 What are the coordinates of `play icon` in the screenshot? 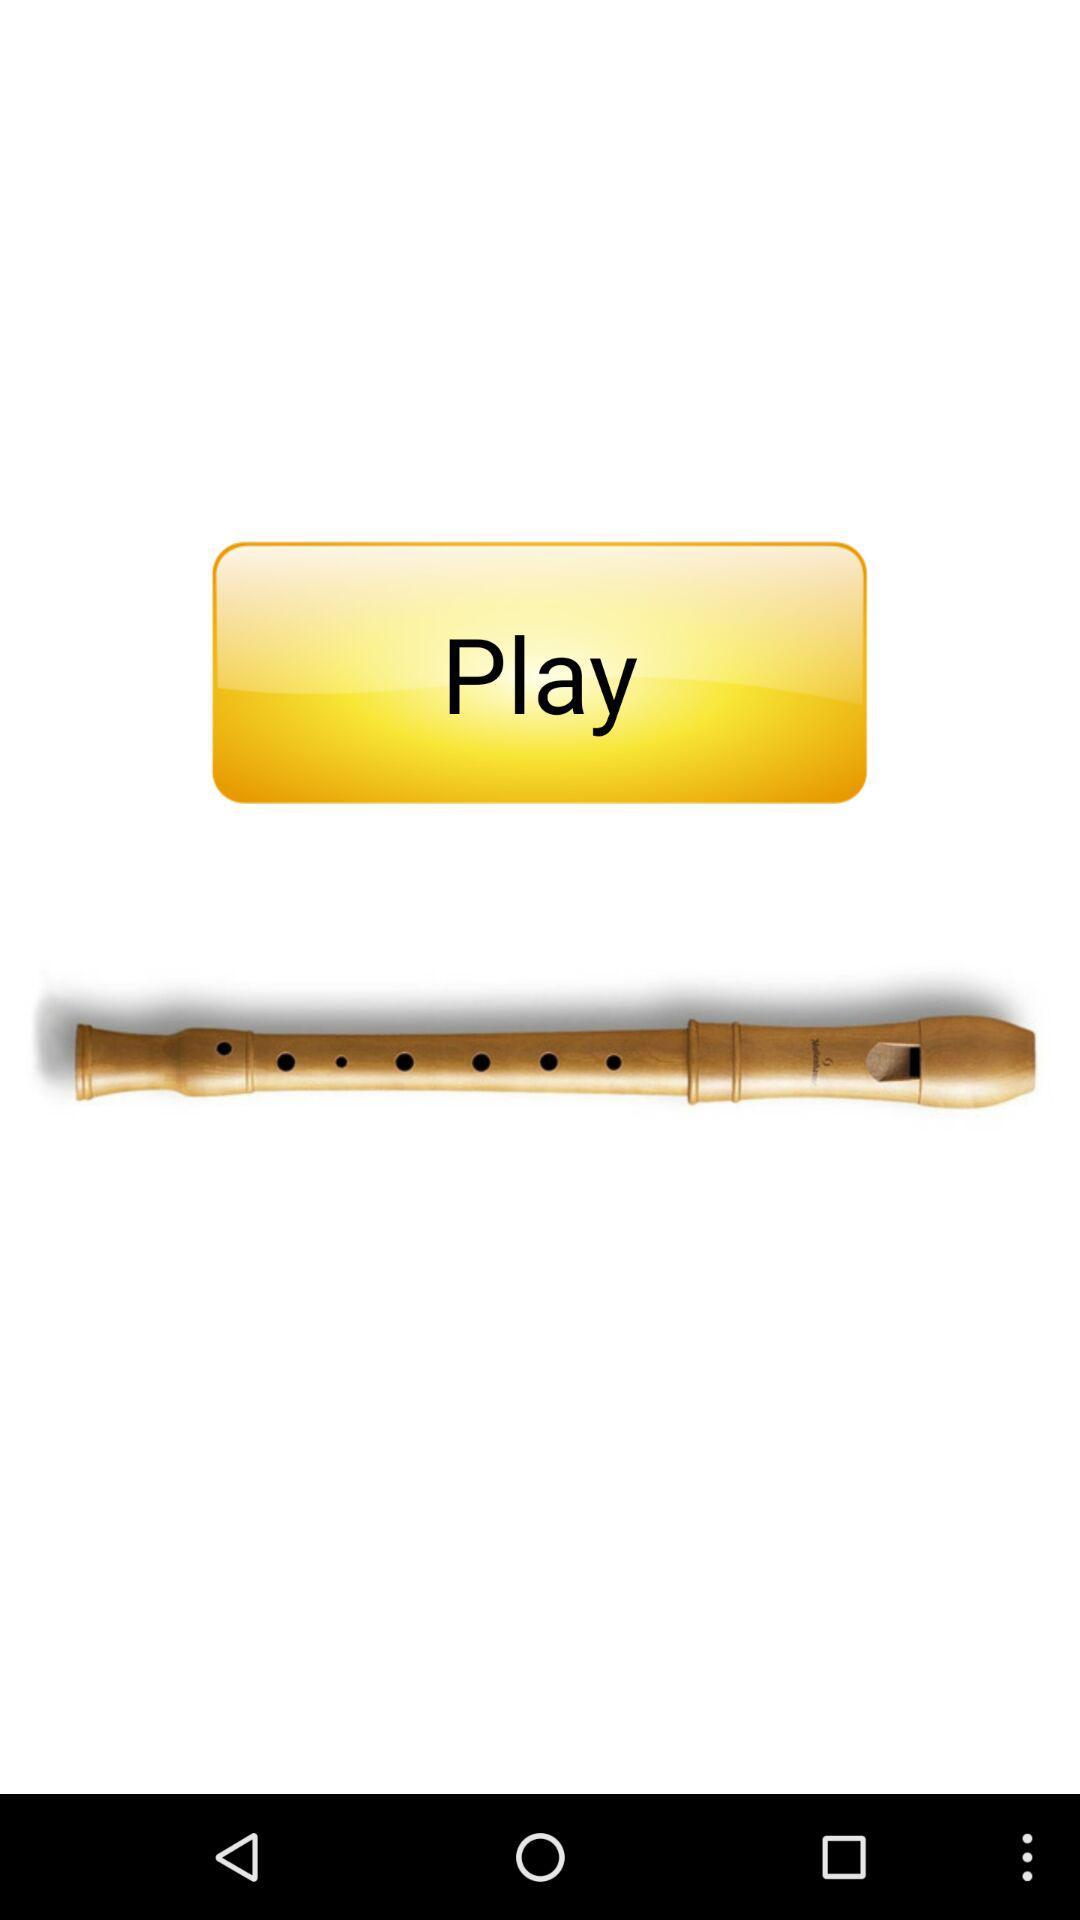 It's located at (538, 672).